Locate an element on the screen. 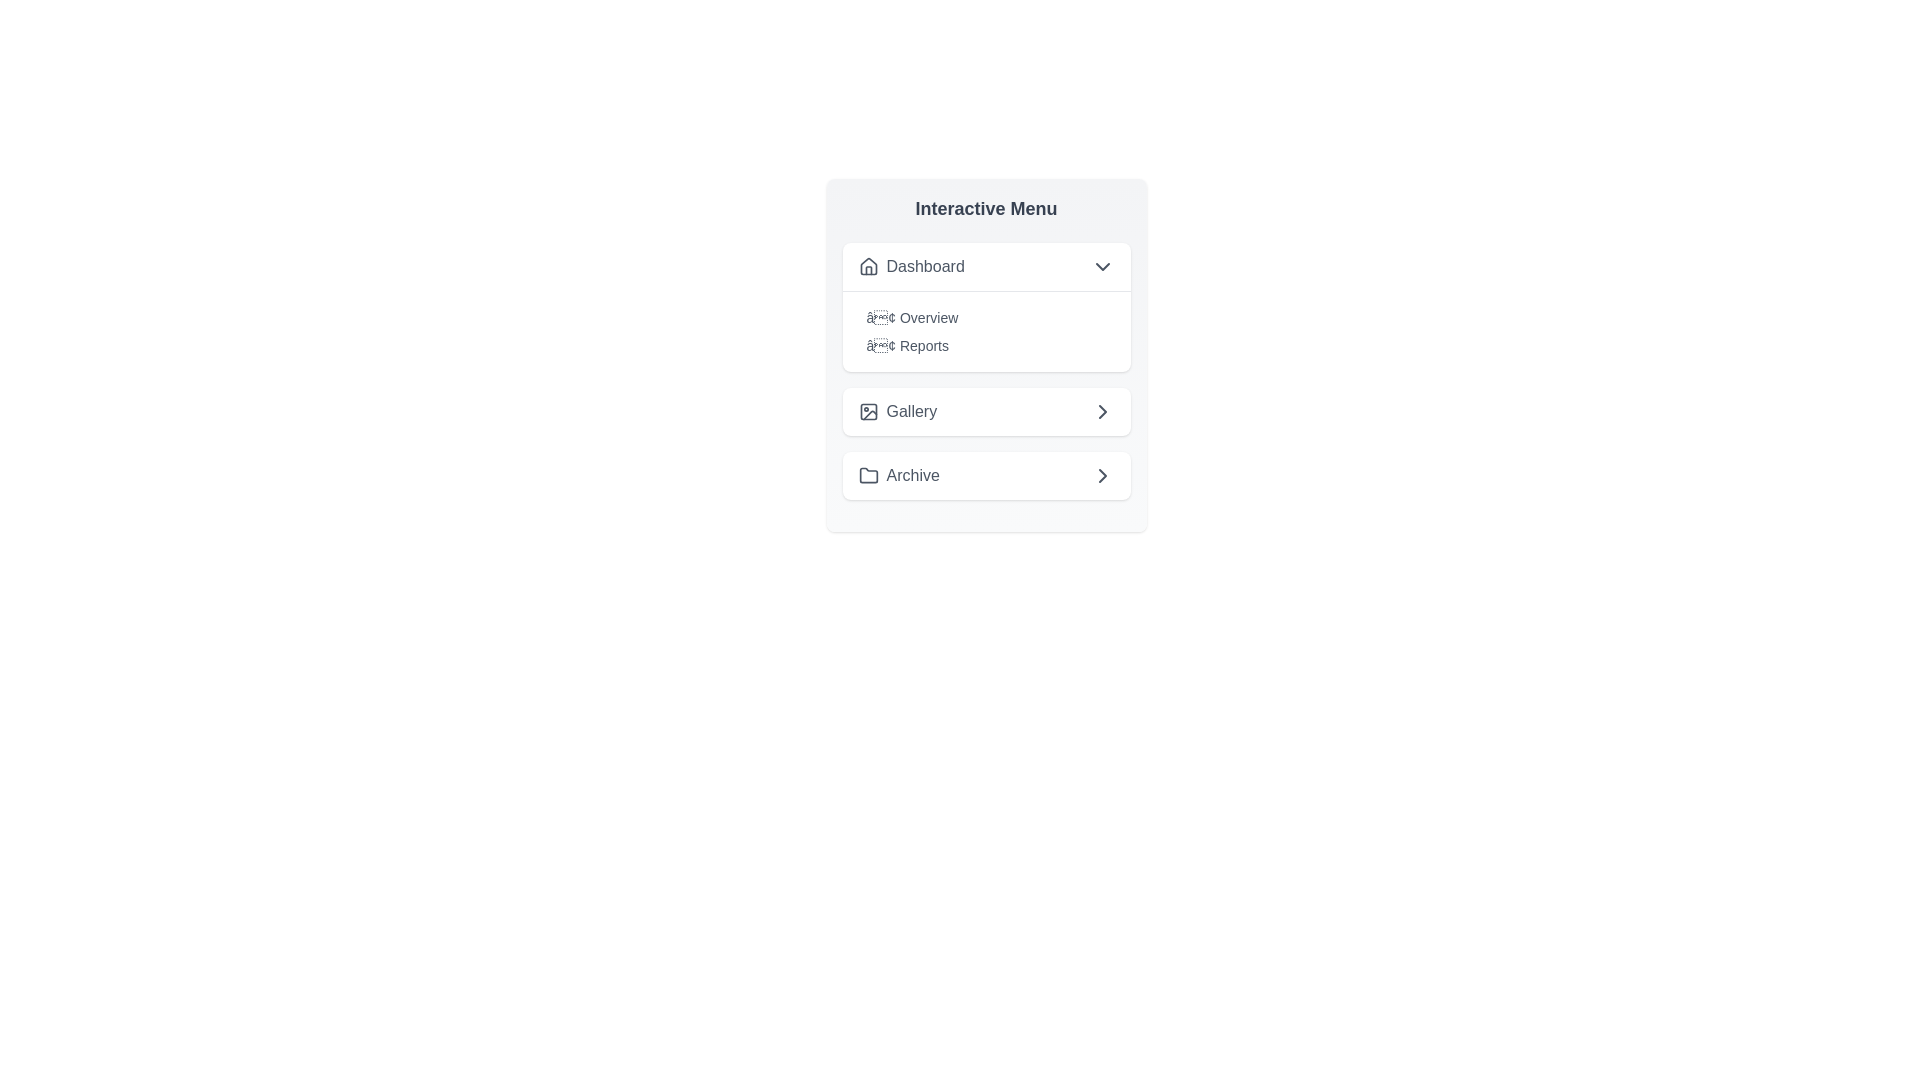 The image size is (1920, 1080). the icon of the section Gallery is located at coordinates (868, 411).